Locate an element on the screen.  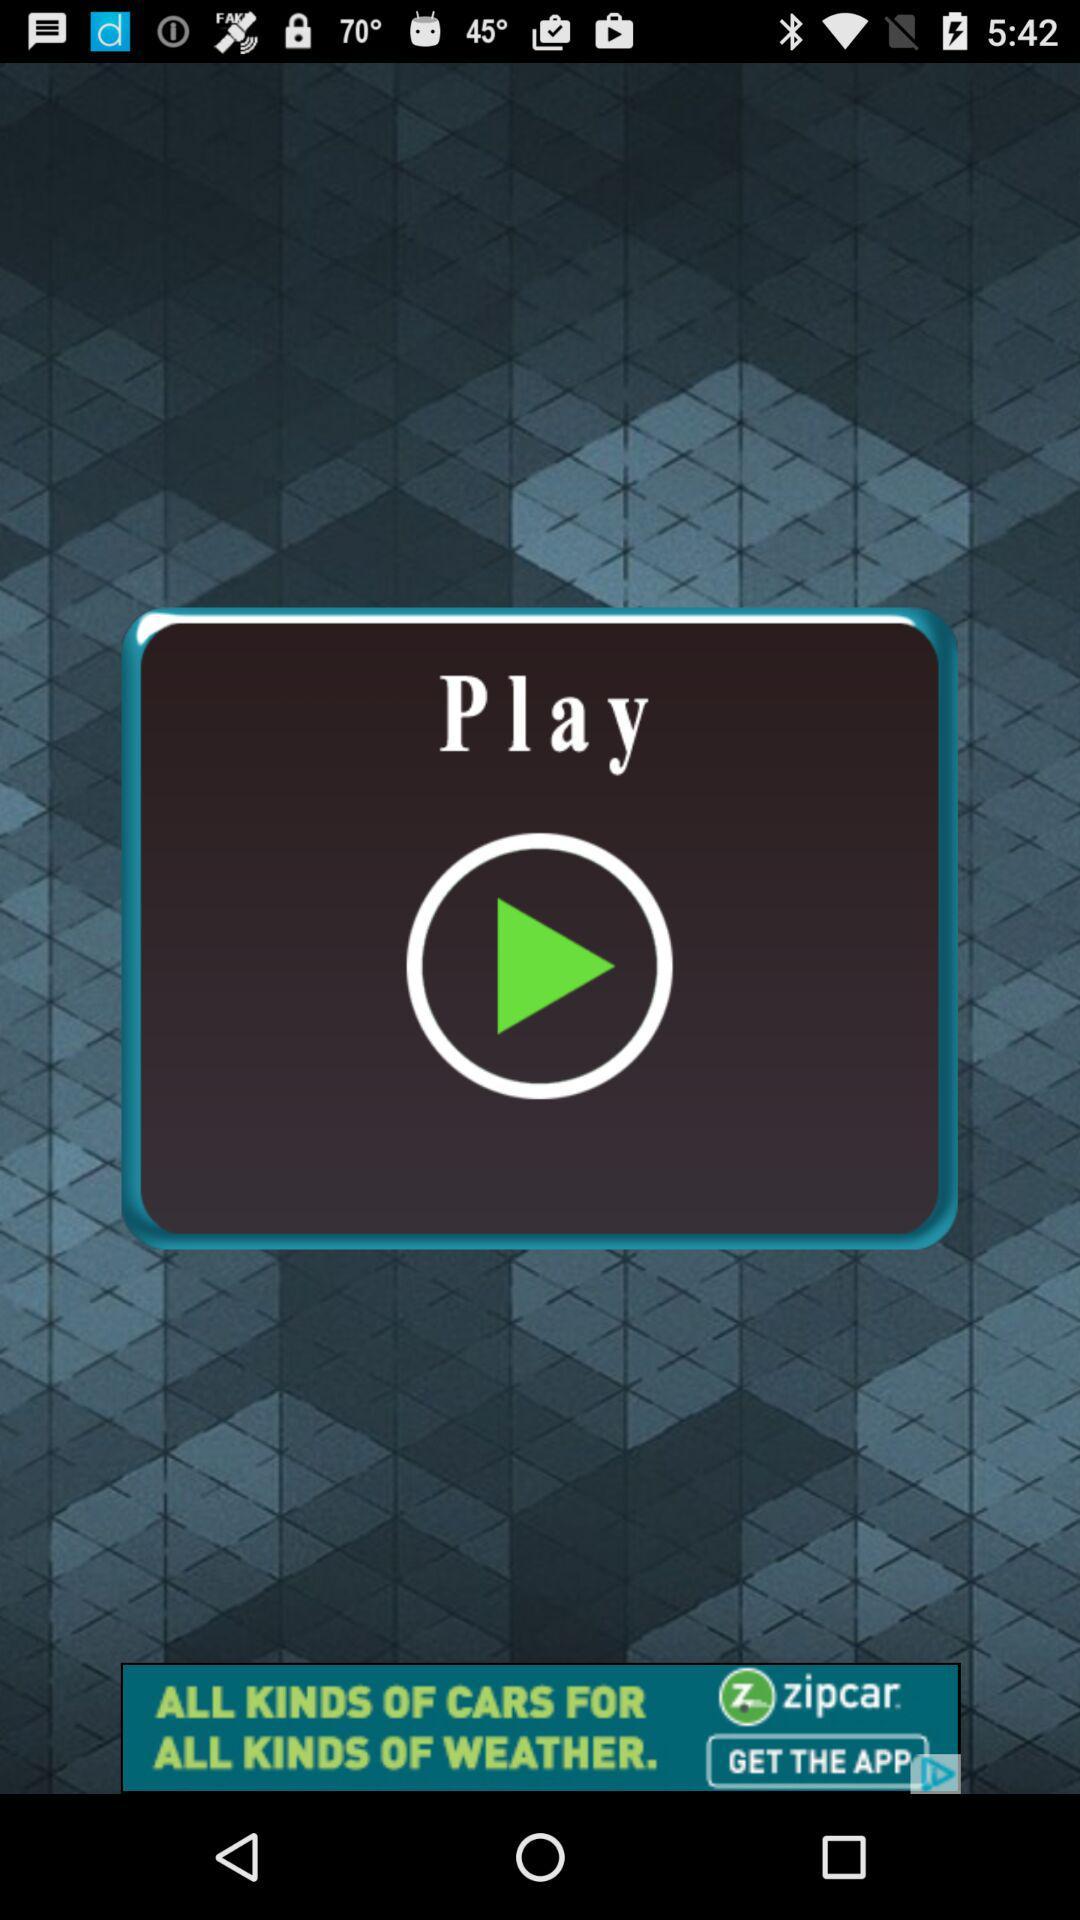
the audio play is located at coordinates (538, 927).